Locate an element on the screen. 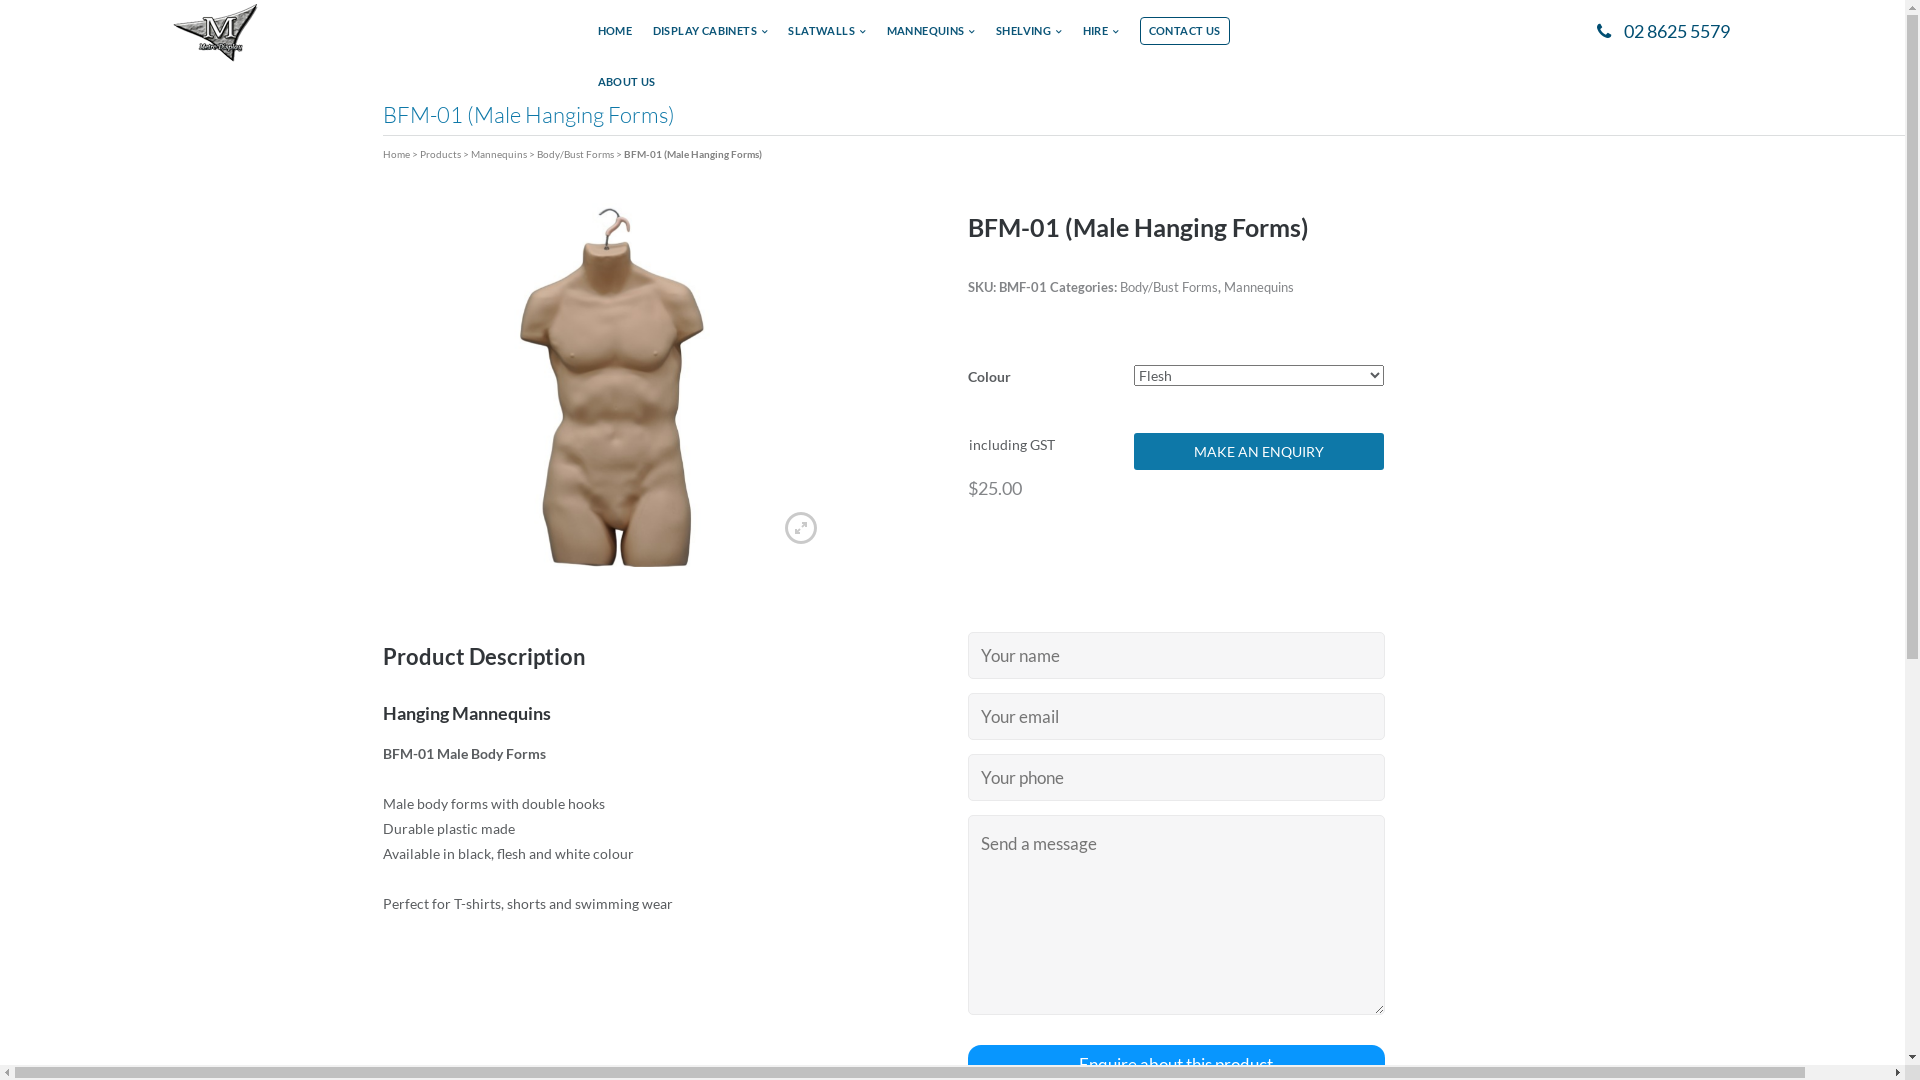  'HOME' is located at coordinates (614, 37).